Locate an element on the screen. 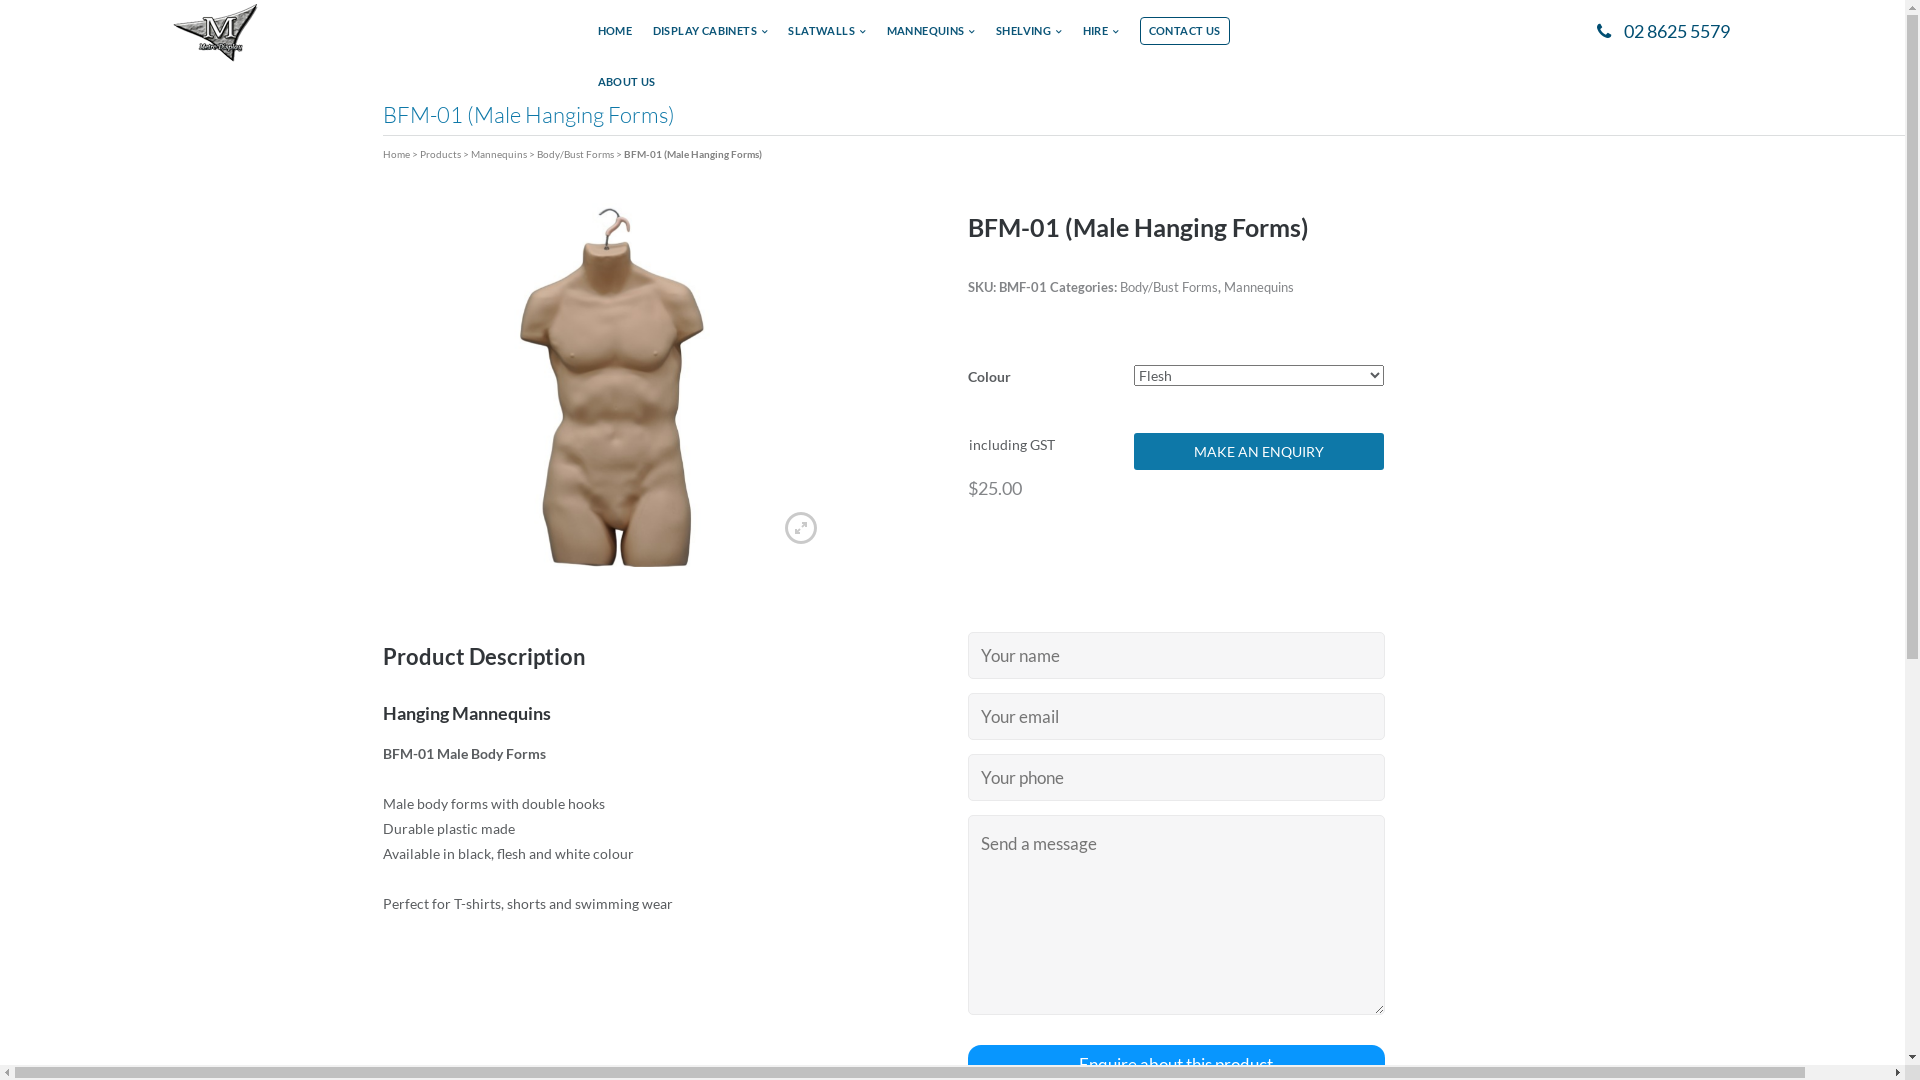  'HOME' is located at coordinates (614, 37).